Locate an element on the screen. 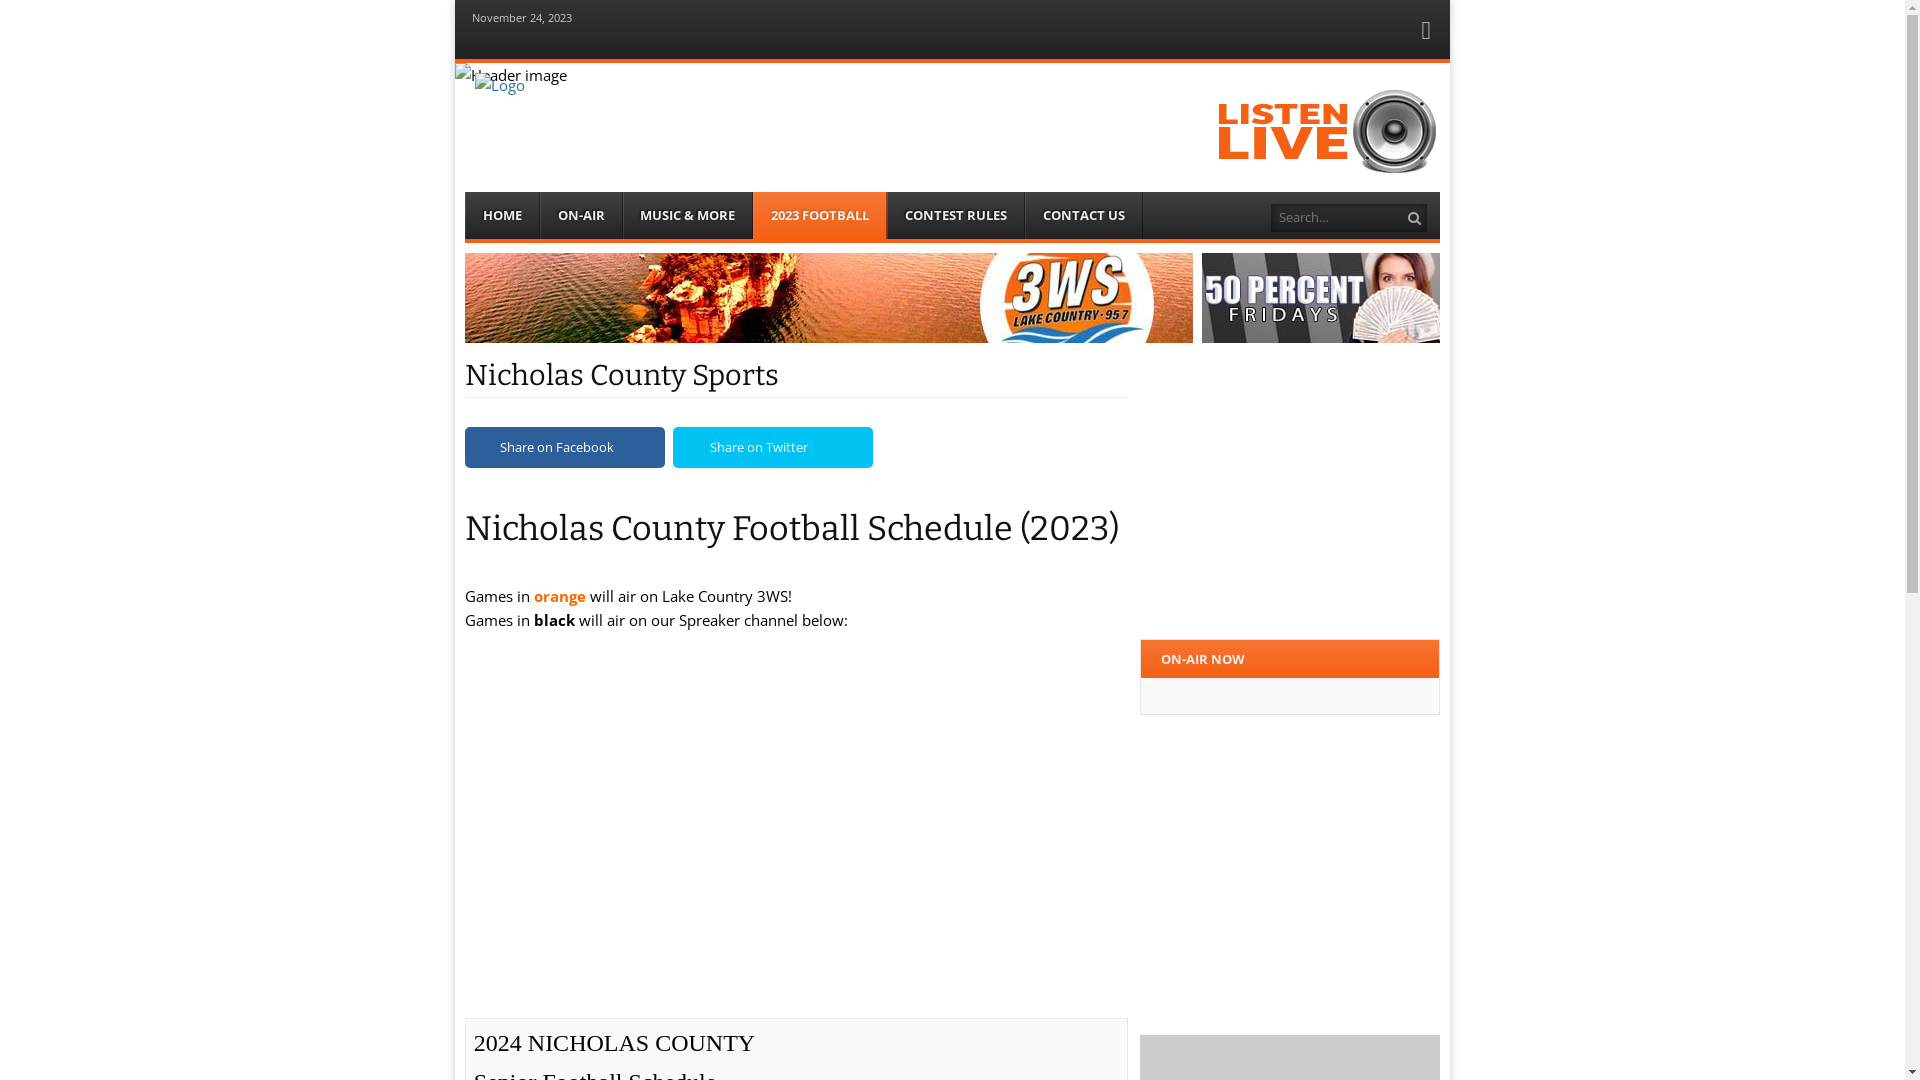 This screenshot has width=1920, height=1080. 'CONTACT US' is located at coordinates (1083, 215).